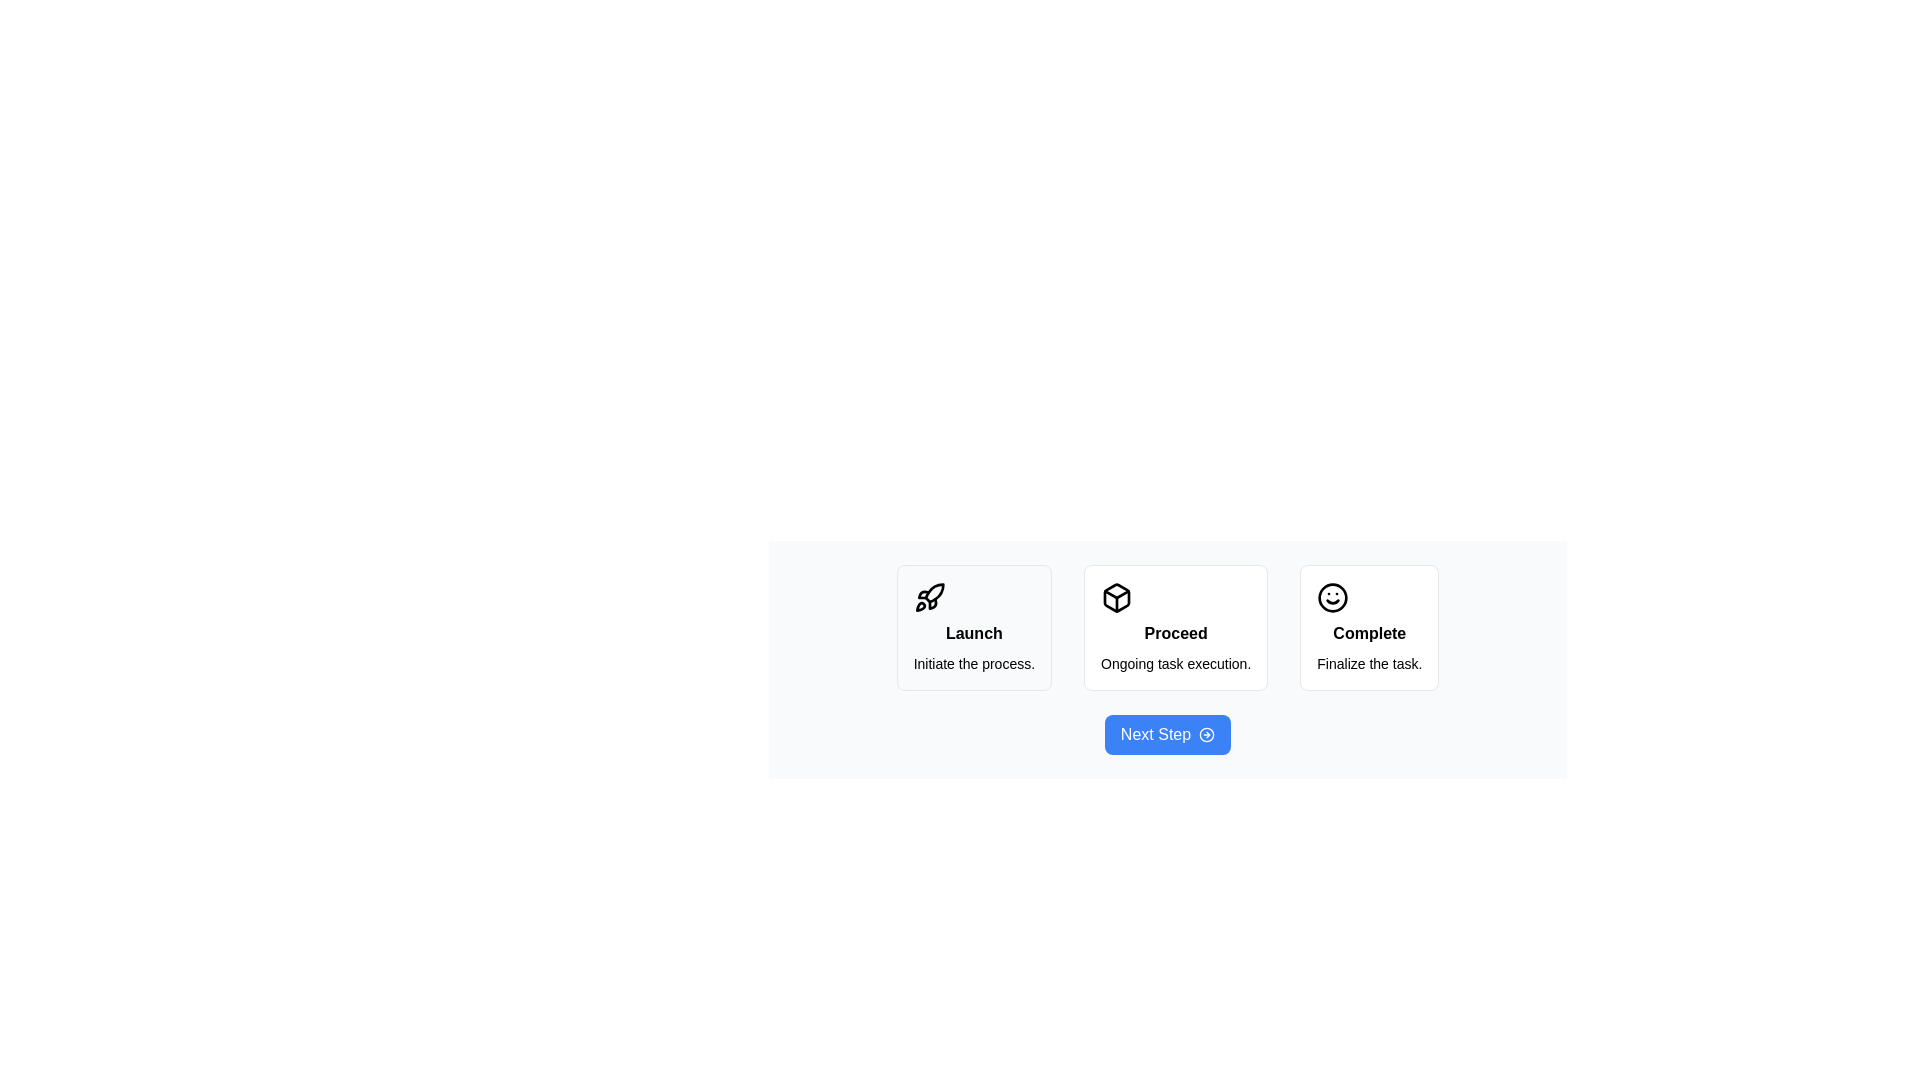 The height and width of the screenshot is (1080, 1920). Describe the element at coordinates (1333, 596) in the screenshot. I see `the decorative circle element that represents the 'Complete' state in the smiley face icon, which is the rightmost icon in the set of three steps` at that location.